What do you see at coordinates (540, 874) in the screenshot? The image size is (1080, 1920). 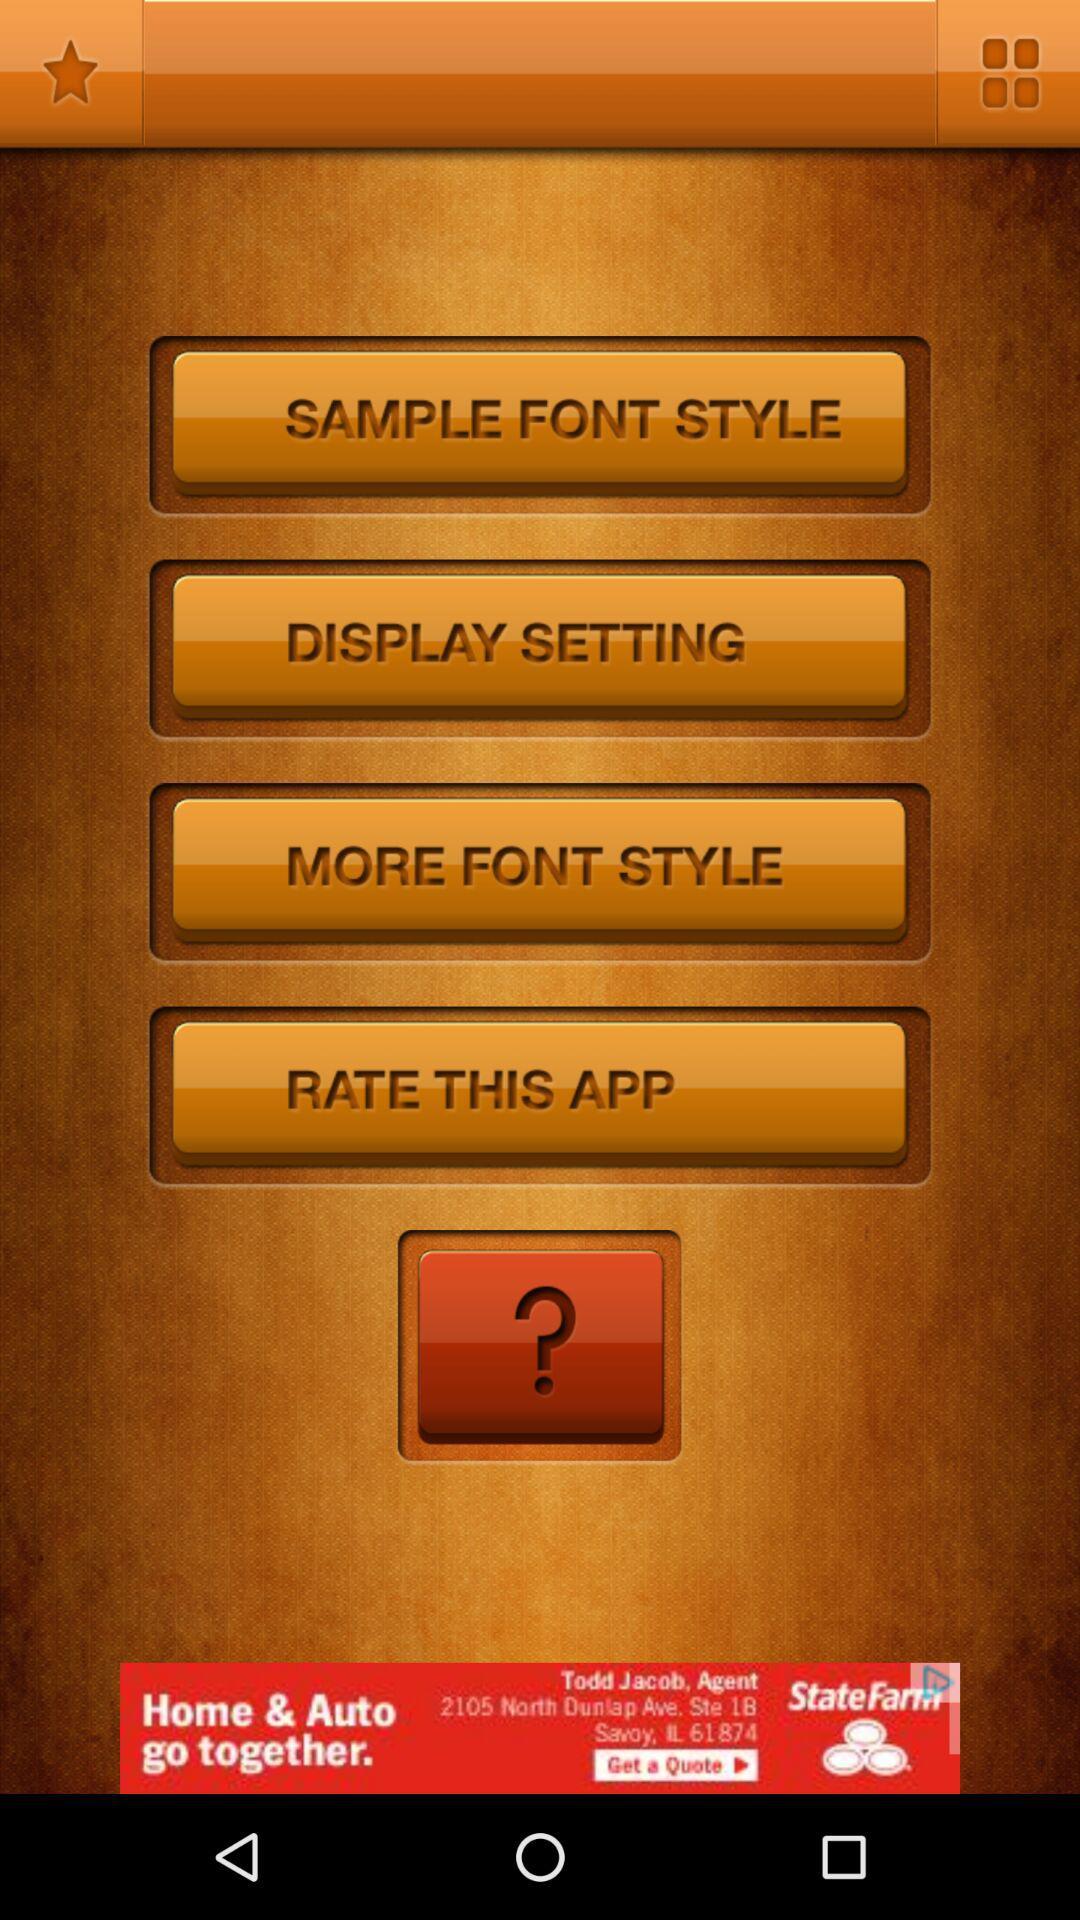 I see `choose a different font` at bounding box center [540, 874].